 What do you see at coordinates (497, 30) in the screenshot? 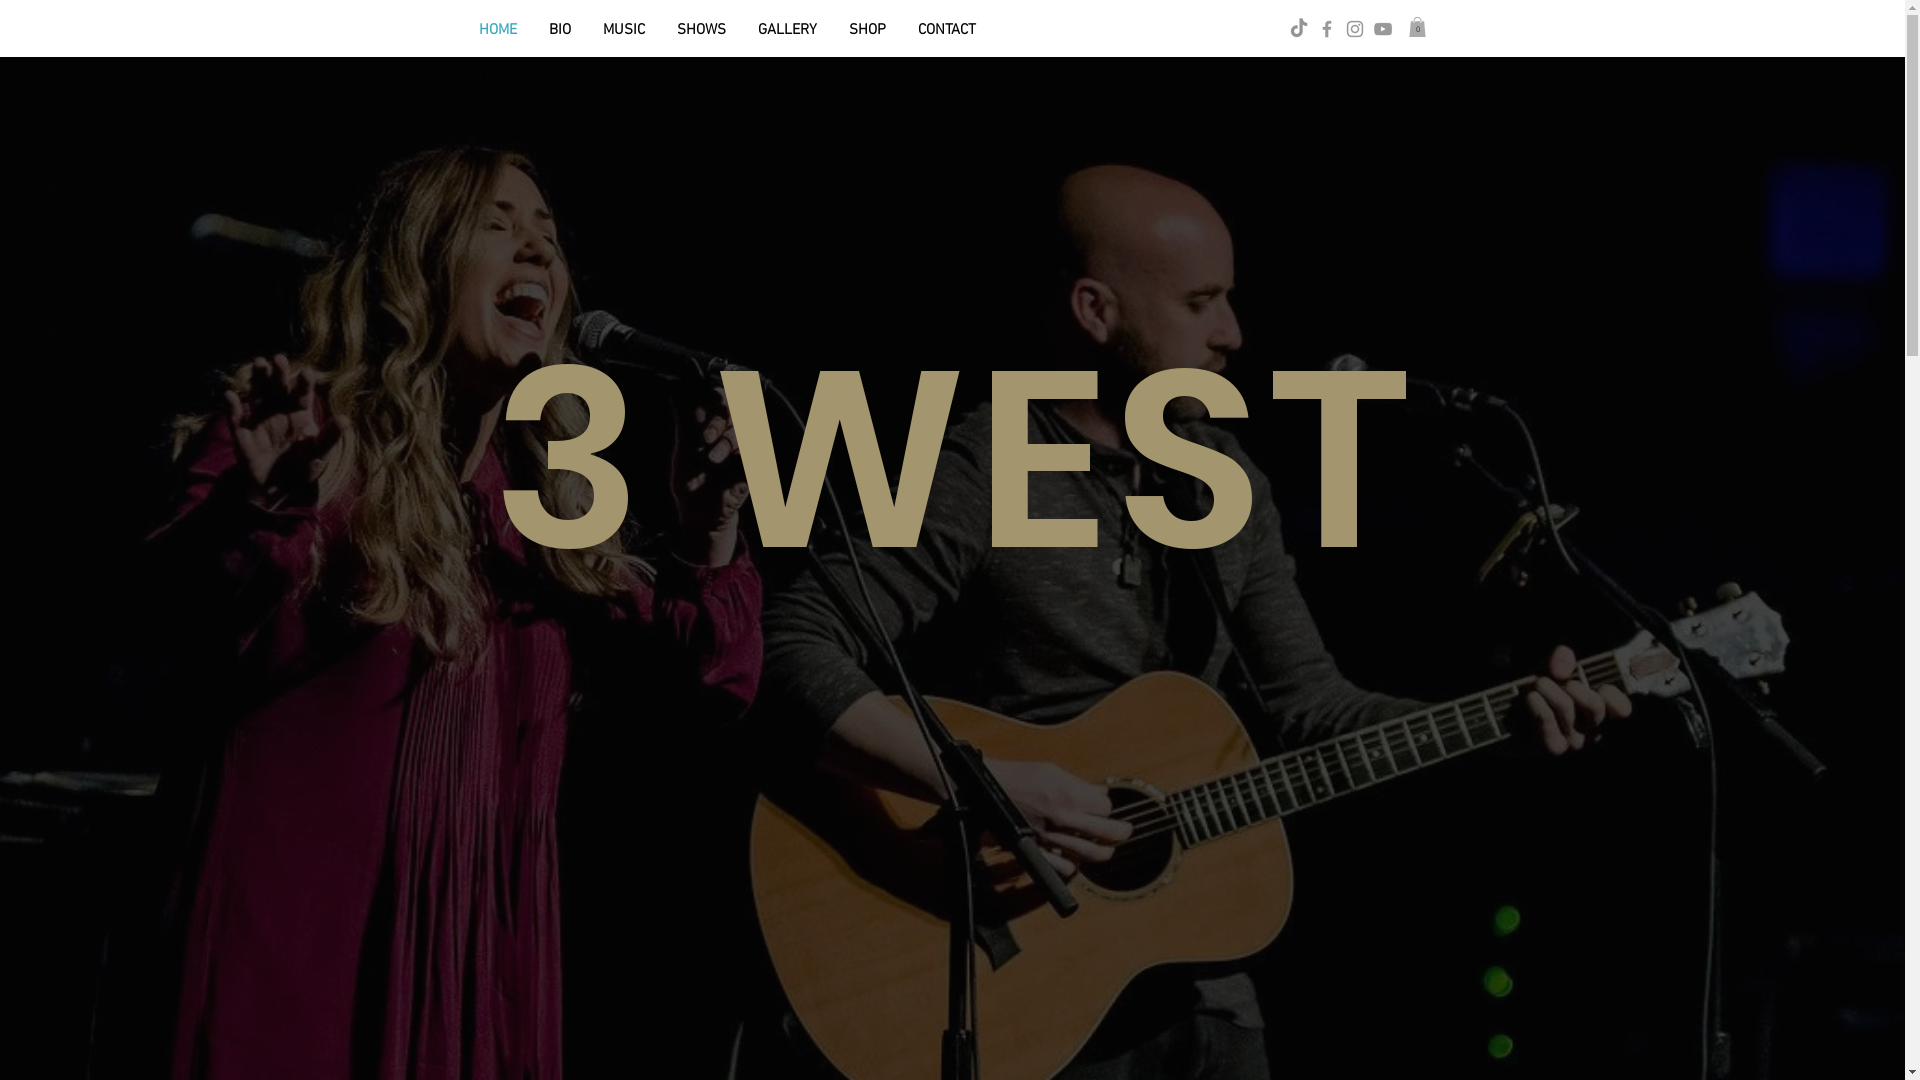
I see `'HOME'` at bounding box center [497, 30].